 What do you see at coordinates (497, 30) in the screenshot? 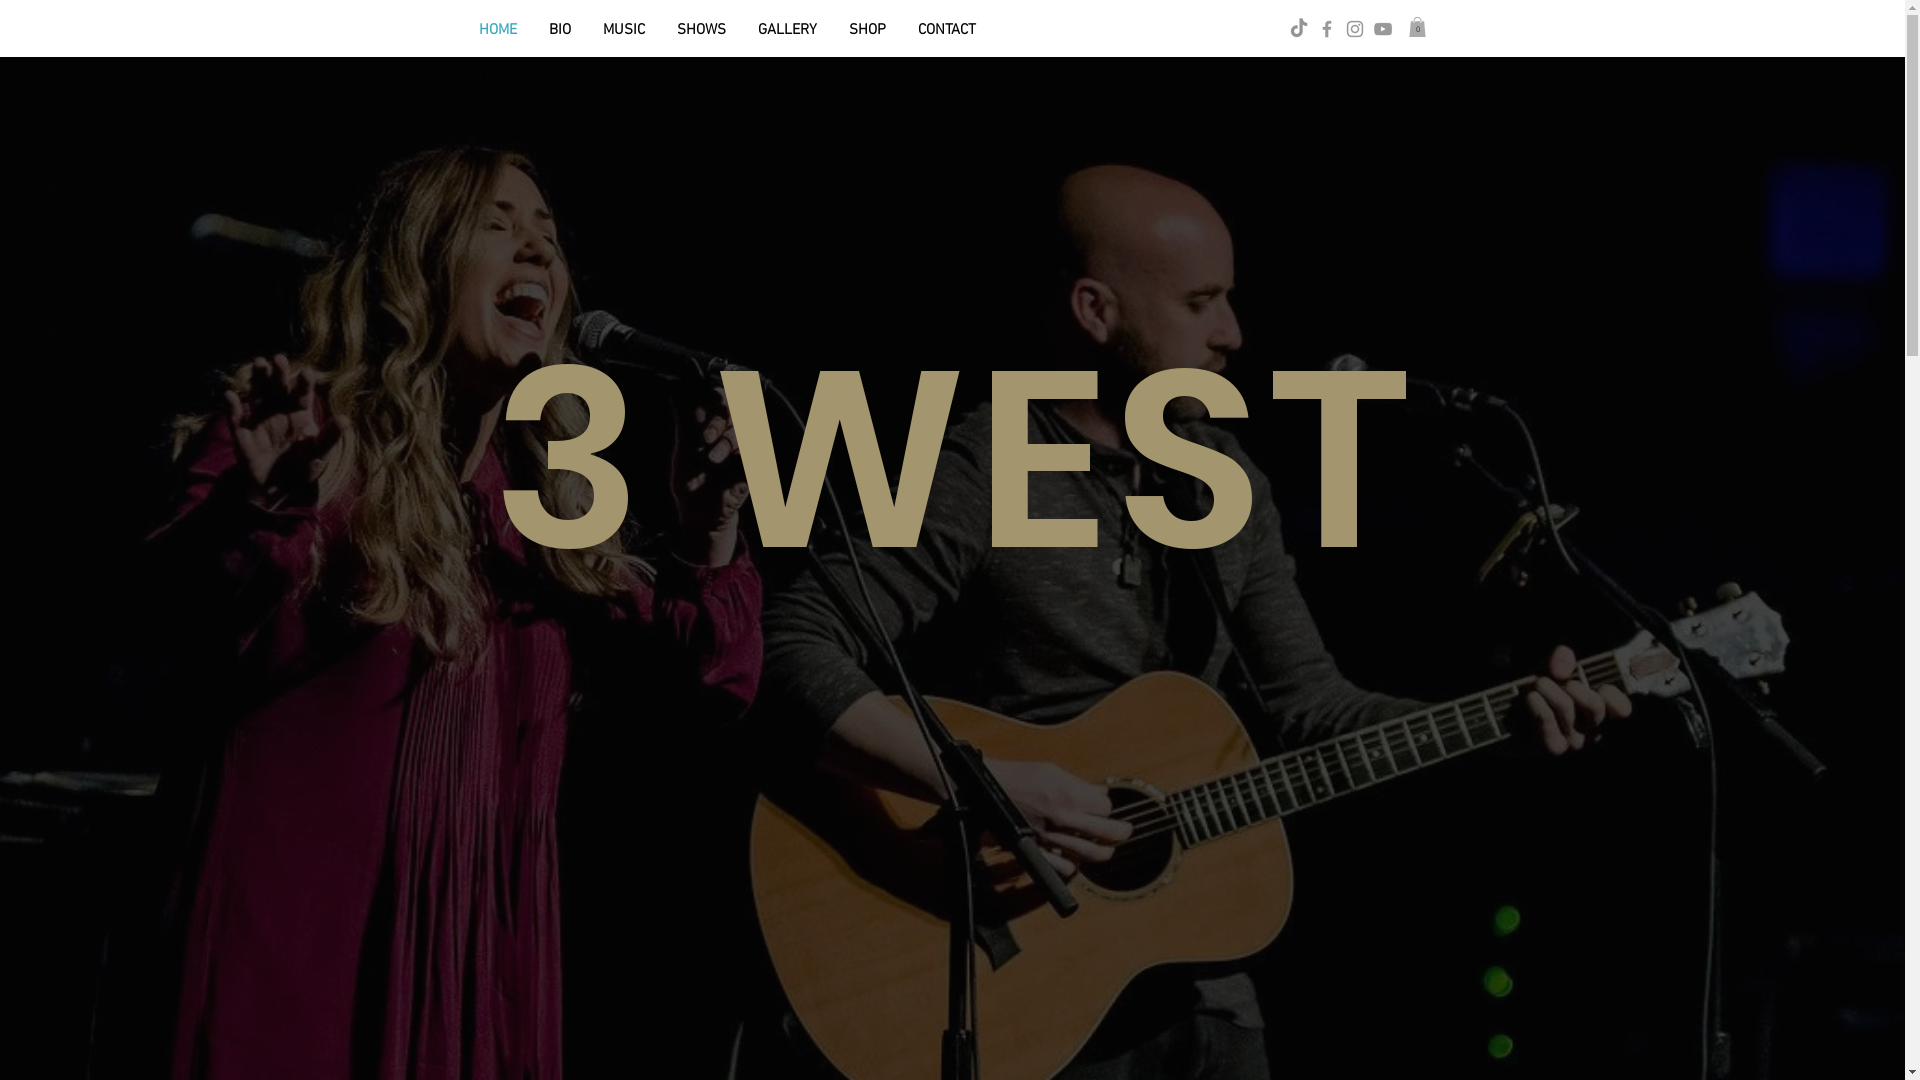
I see `'HOME'` at bounding box center [497, 30].